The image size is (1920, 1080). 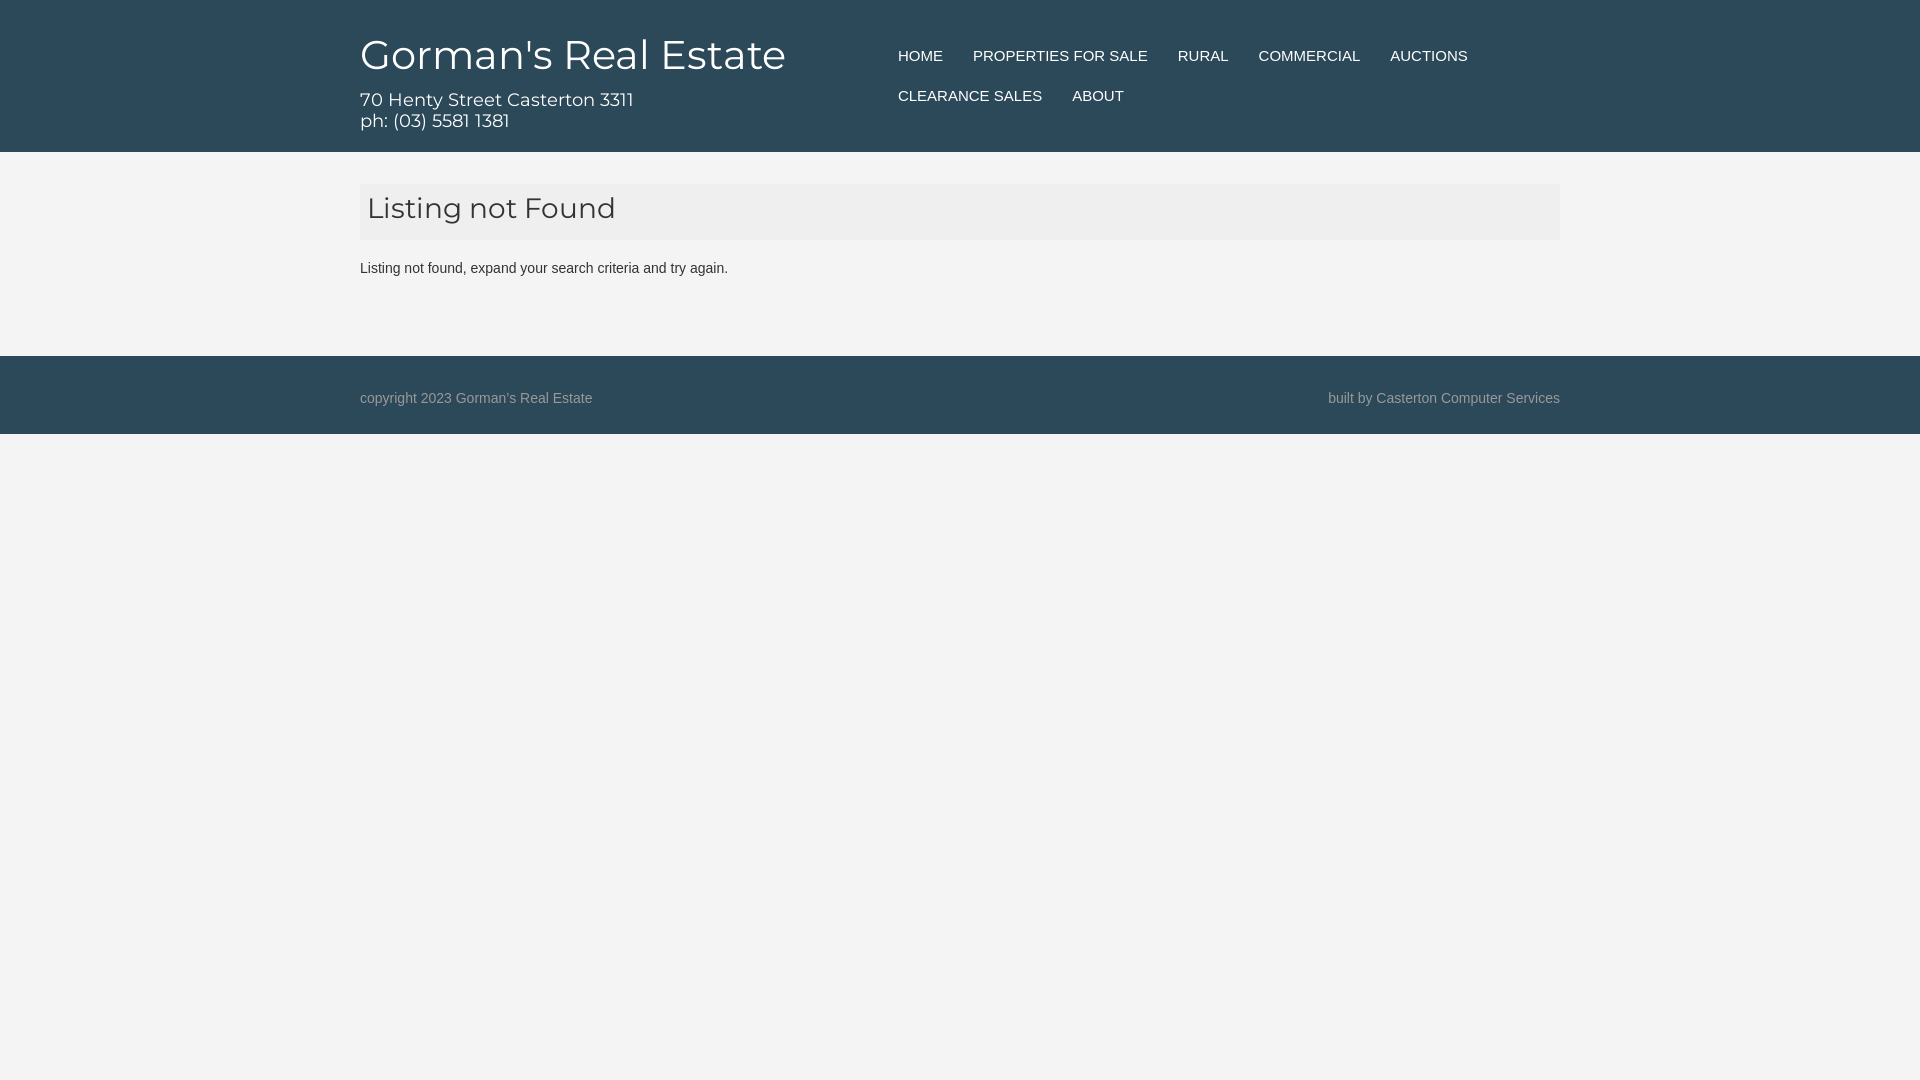 I want to click on 'ABOUT', so click(x=1097, y=96).